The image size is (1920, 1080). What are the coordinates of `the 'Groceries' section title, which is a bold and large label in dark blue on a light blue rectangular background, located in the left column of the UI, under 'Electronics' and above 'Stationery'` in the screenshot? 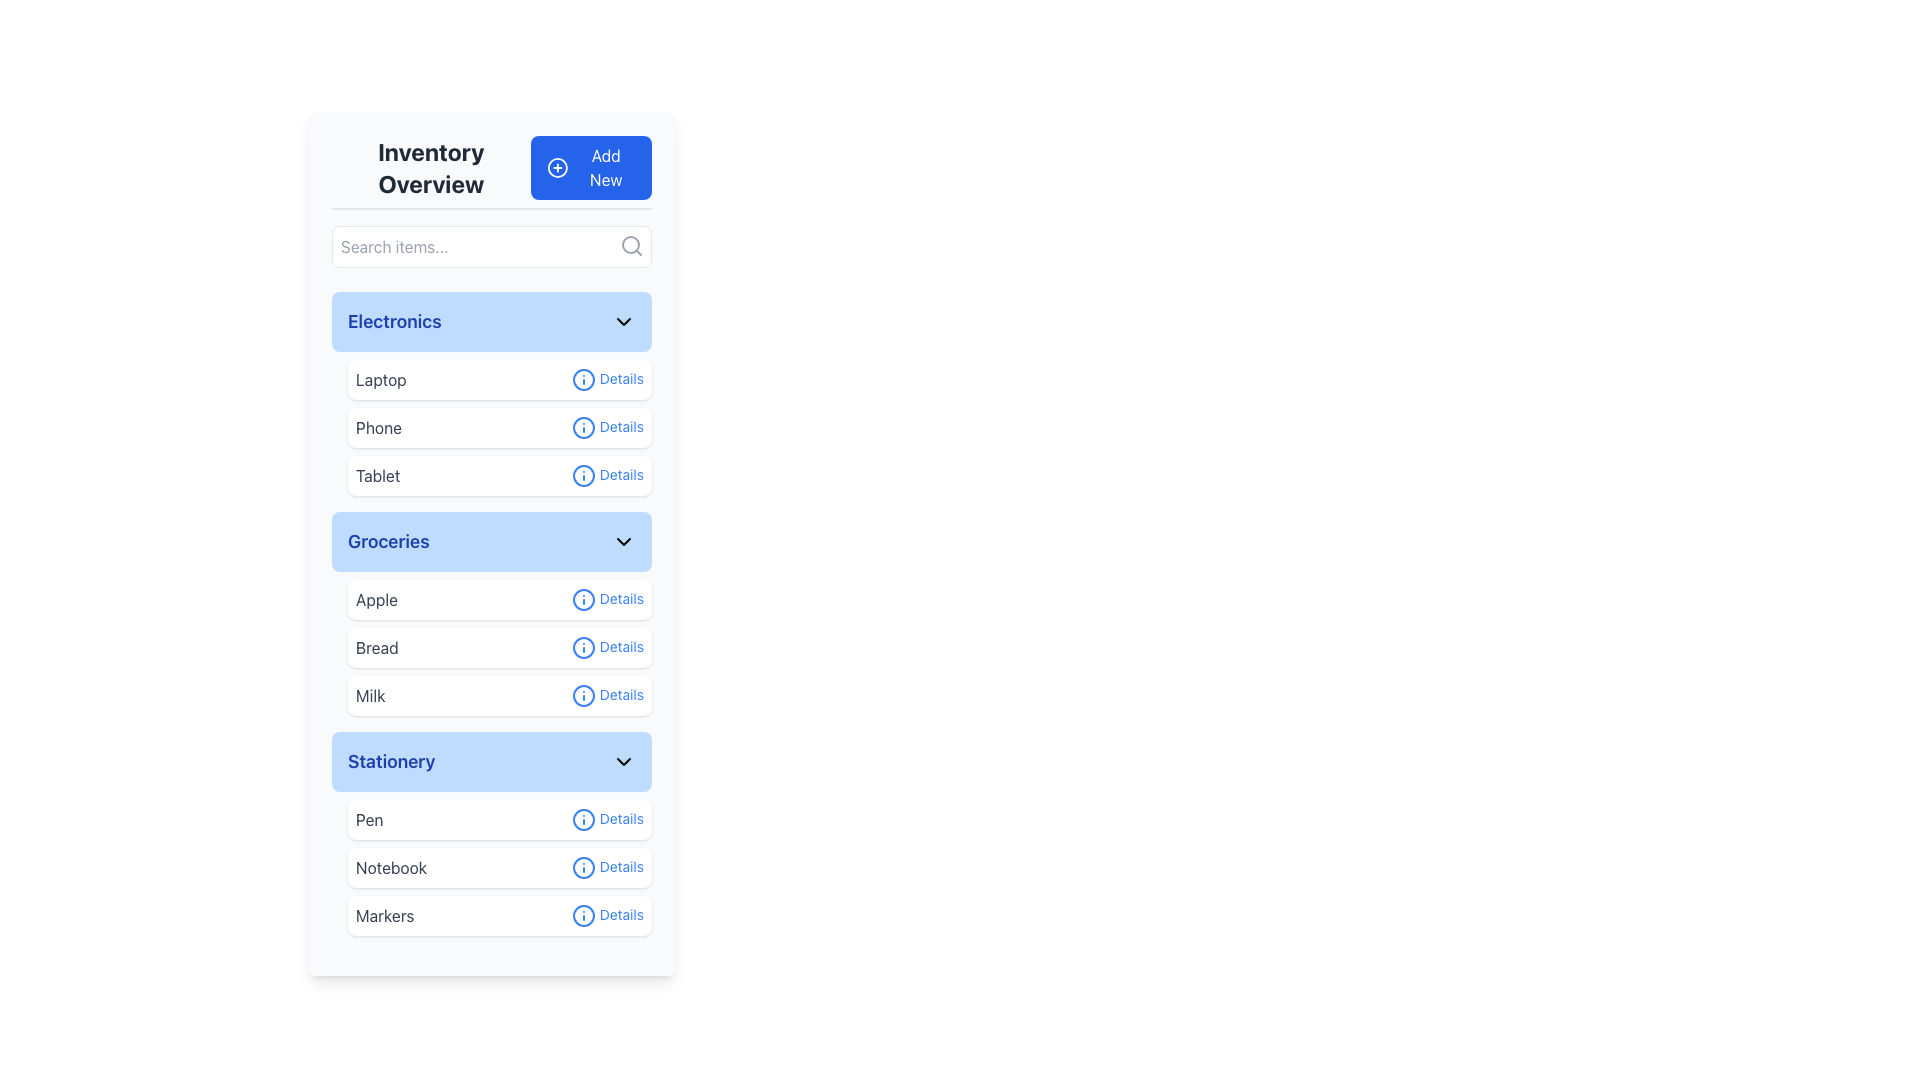 It's located at (388, 542).